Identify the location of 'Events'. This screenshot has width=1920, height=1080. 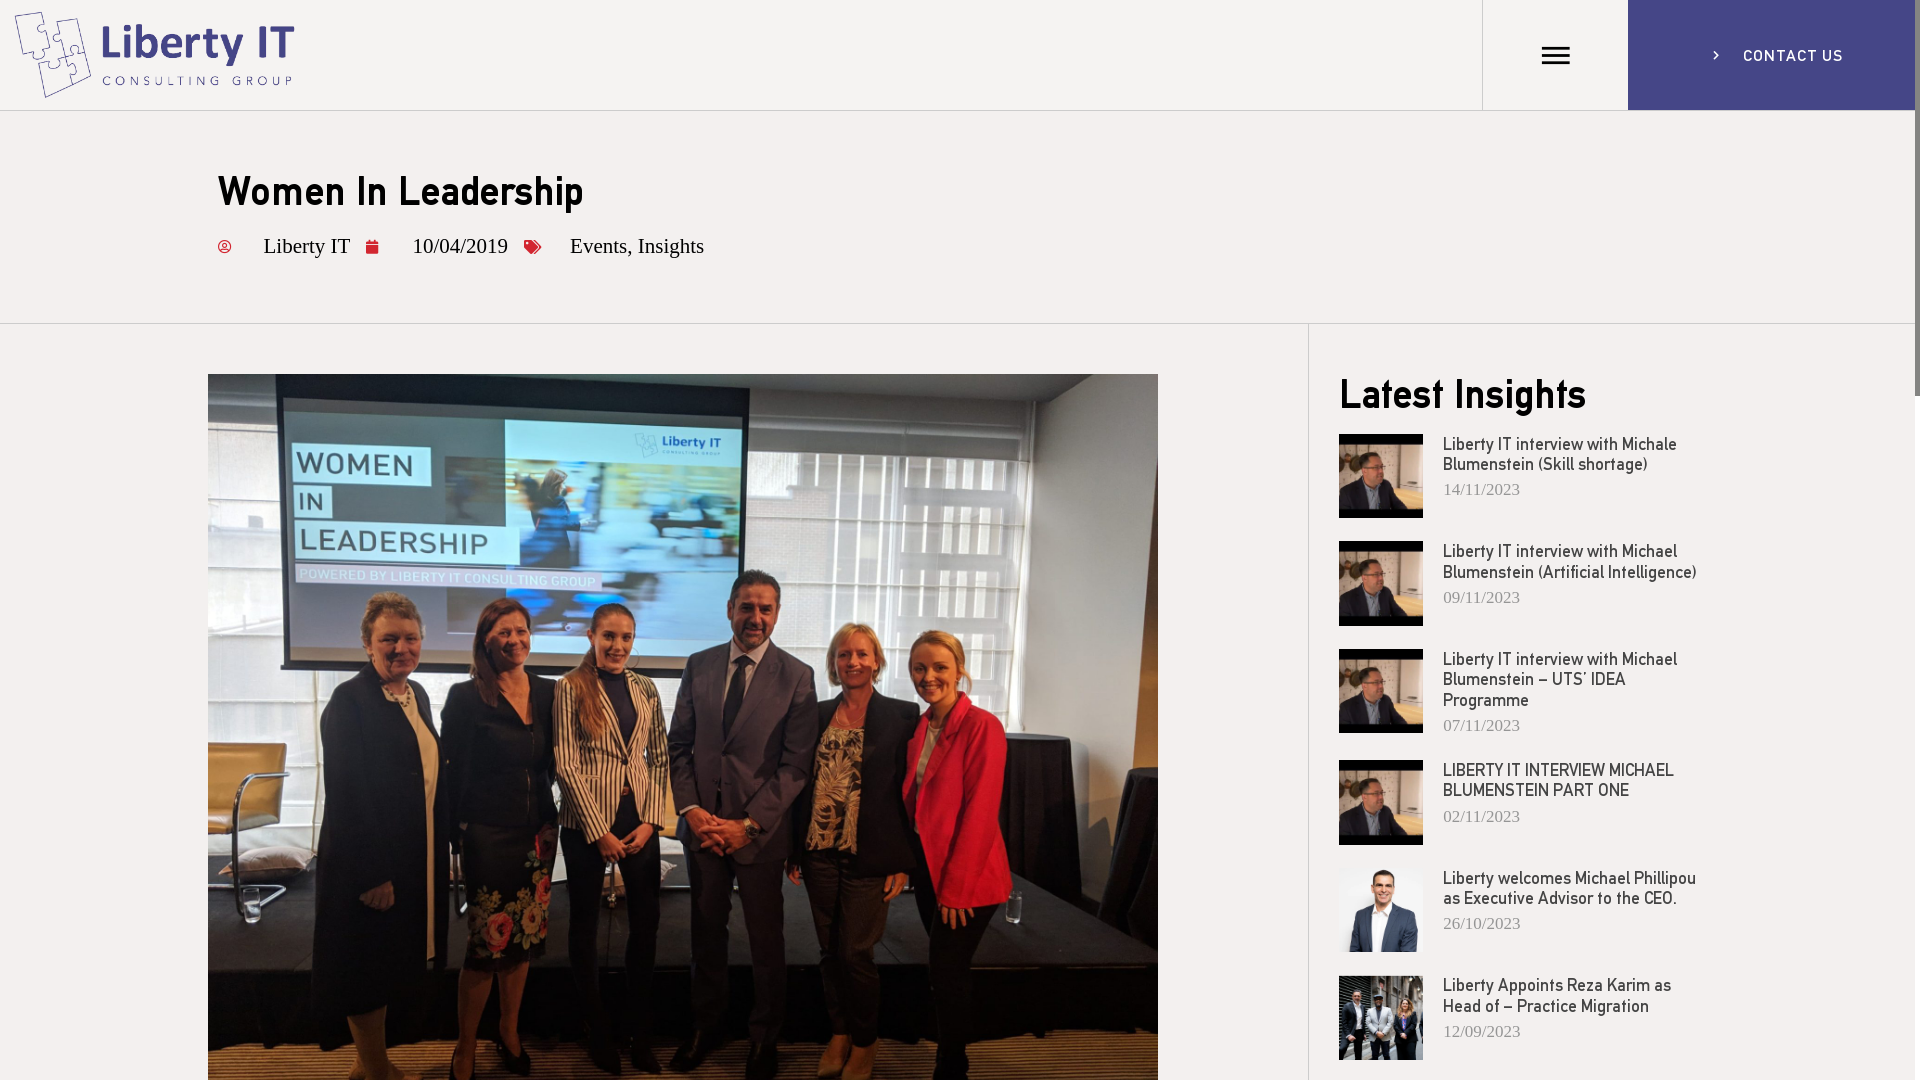
(597, 245).